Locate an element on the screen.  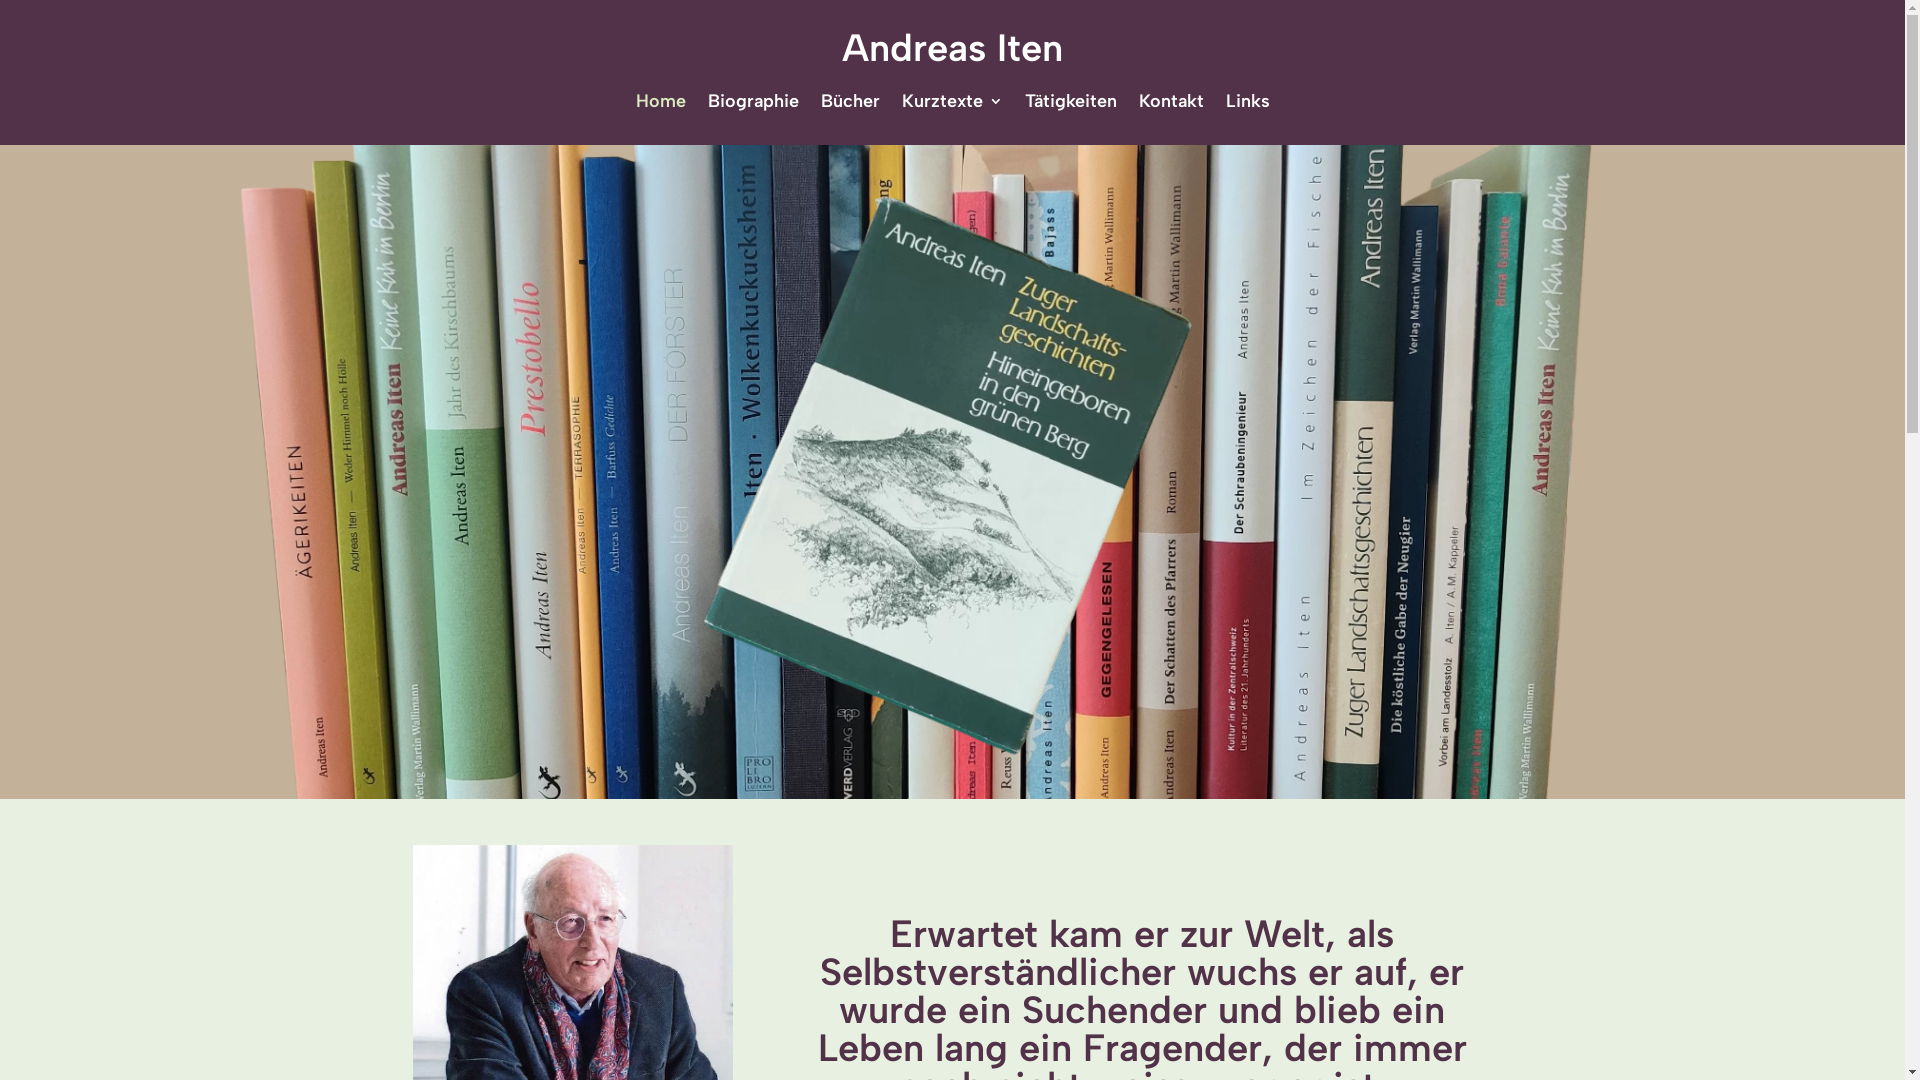
'Links' is located at coordinates (1247, 104).